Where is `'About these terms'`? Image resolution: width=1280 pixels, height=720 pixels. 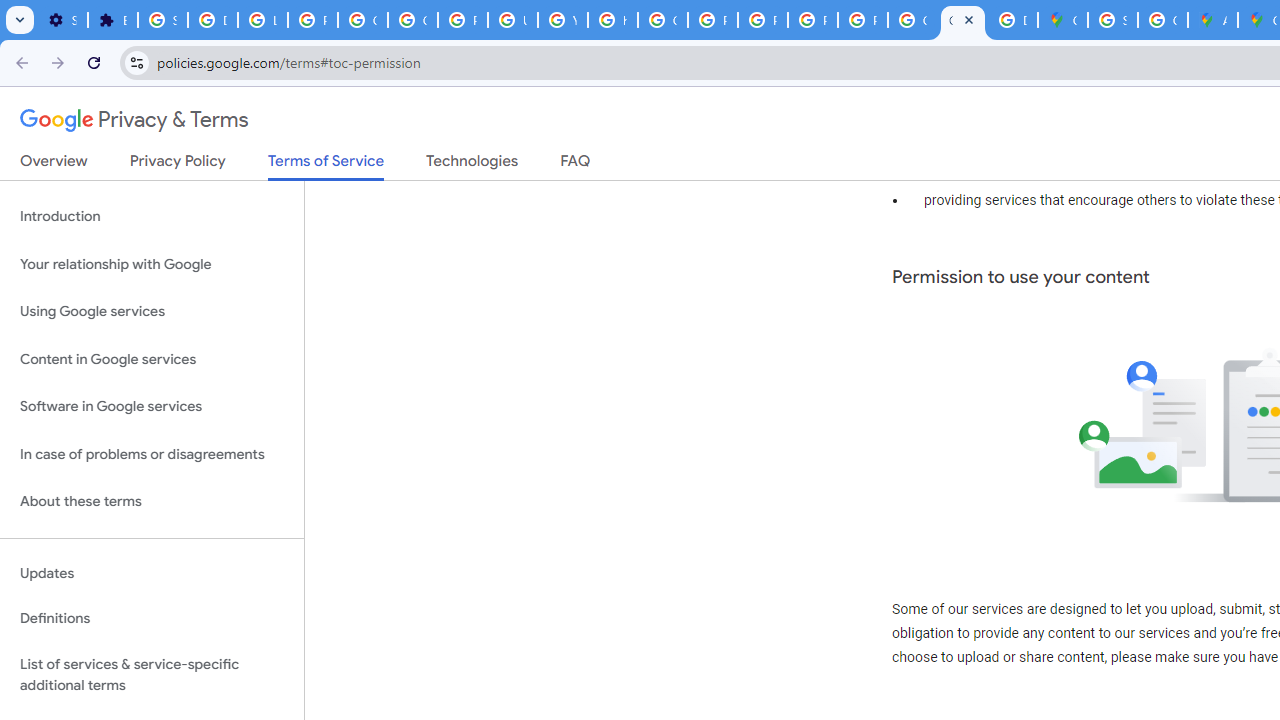 'About these terms' is located at coordinates (151, 501).